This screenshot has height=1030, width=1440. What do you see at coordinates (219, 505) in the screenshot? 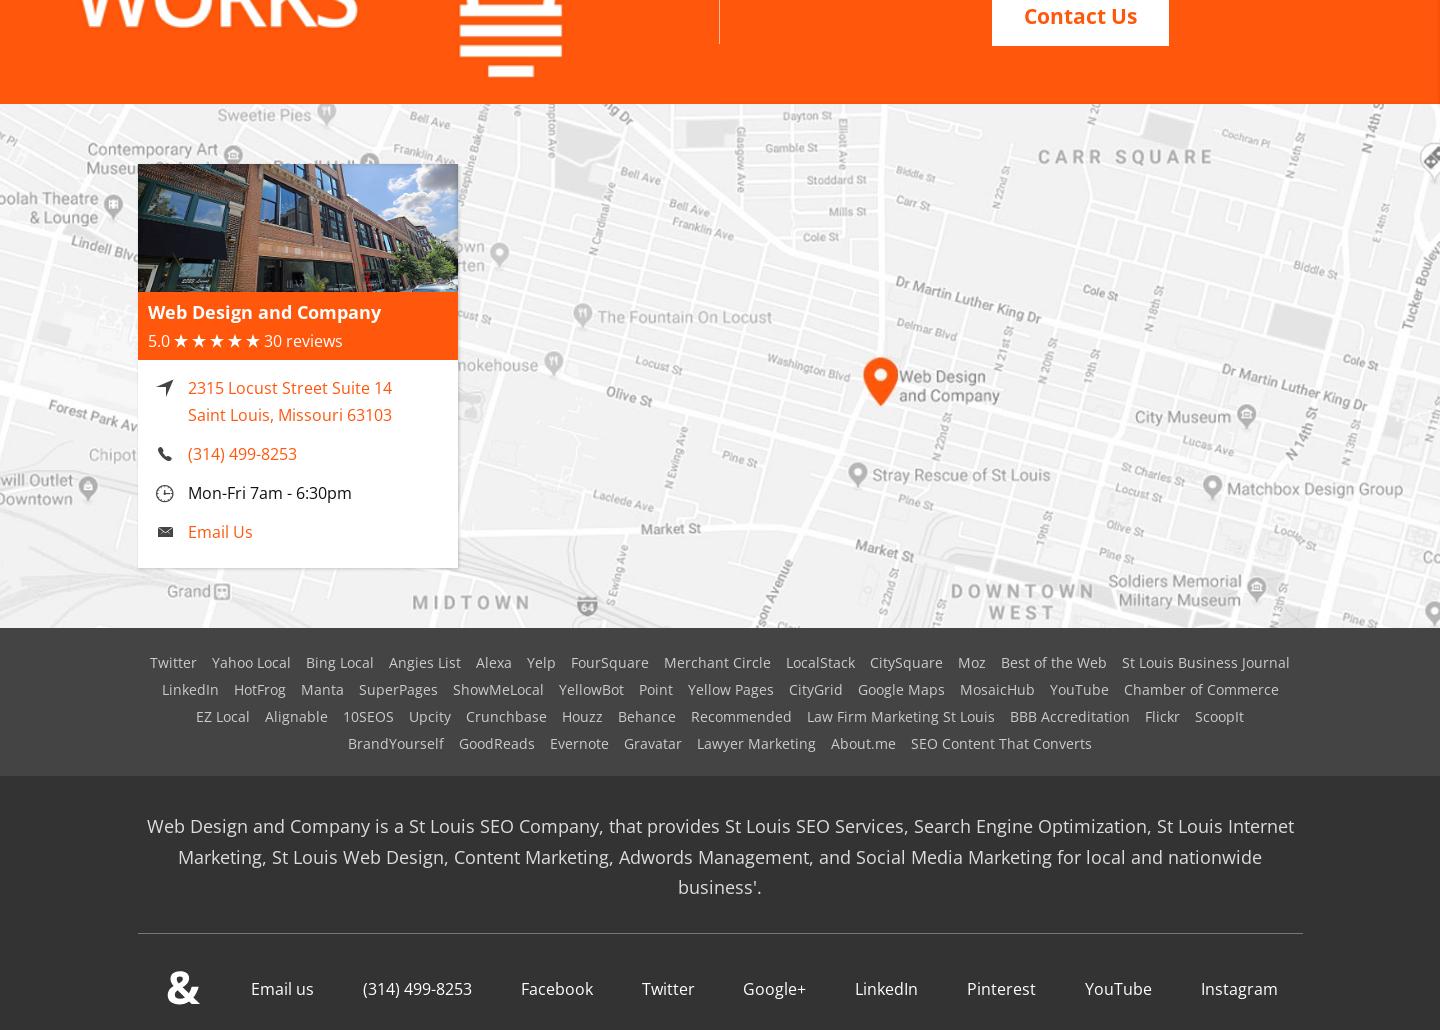
I see `'Email Us'` at bounding box center [219, 505].